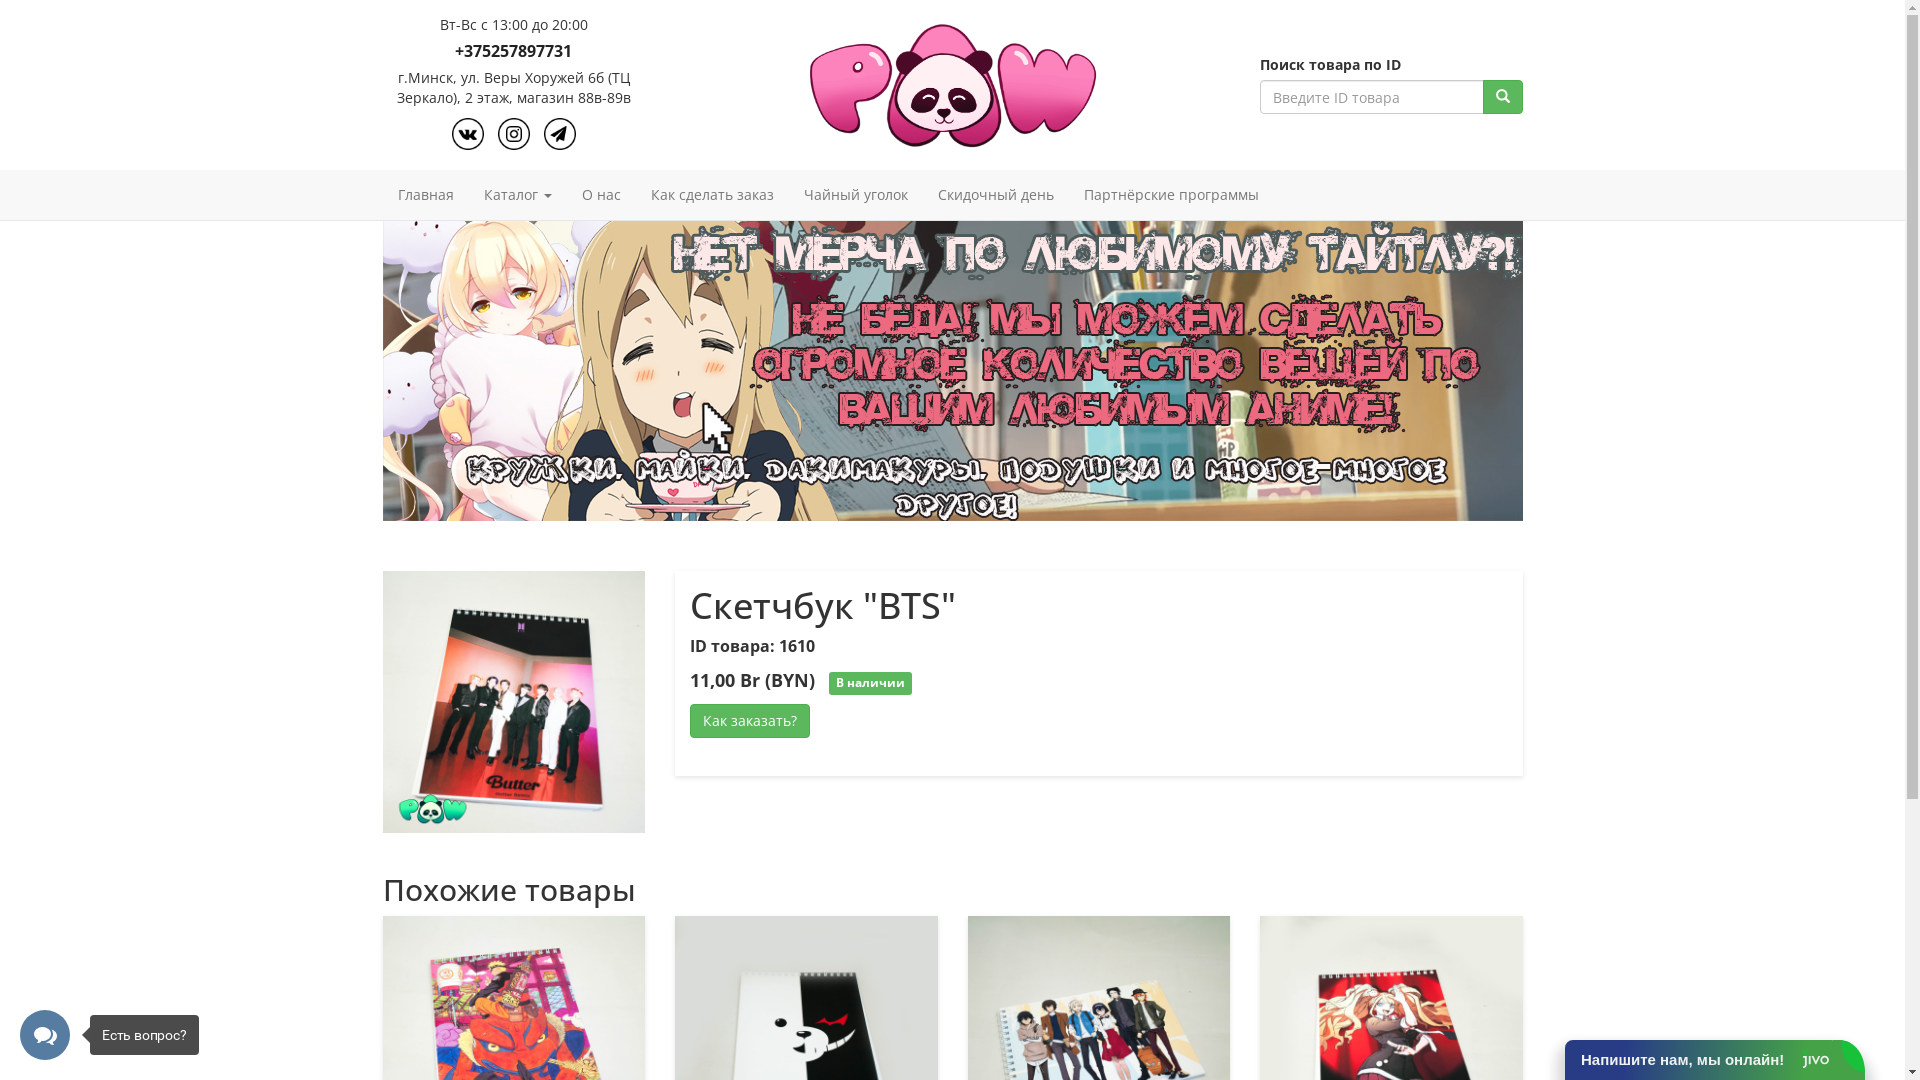 The height and width of the screenshot is (1080, 1920). What do you see at coordinates (513, 50) in the screenshot?
I see `'+375257897731'` at bounding box center [513, 50].